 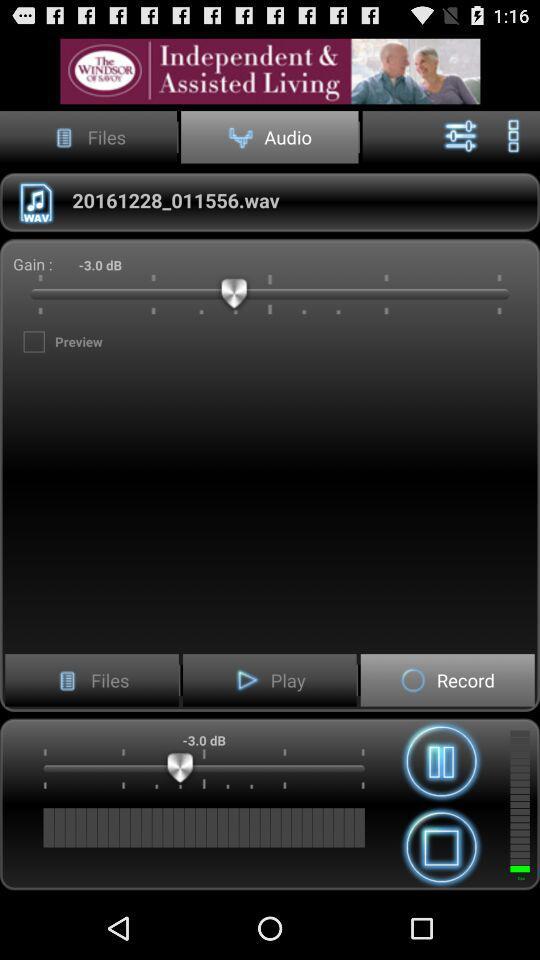 I want to click on advertisement, so click(x=270, y=71).